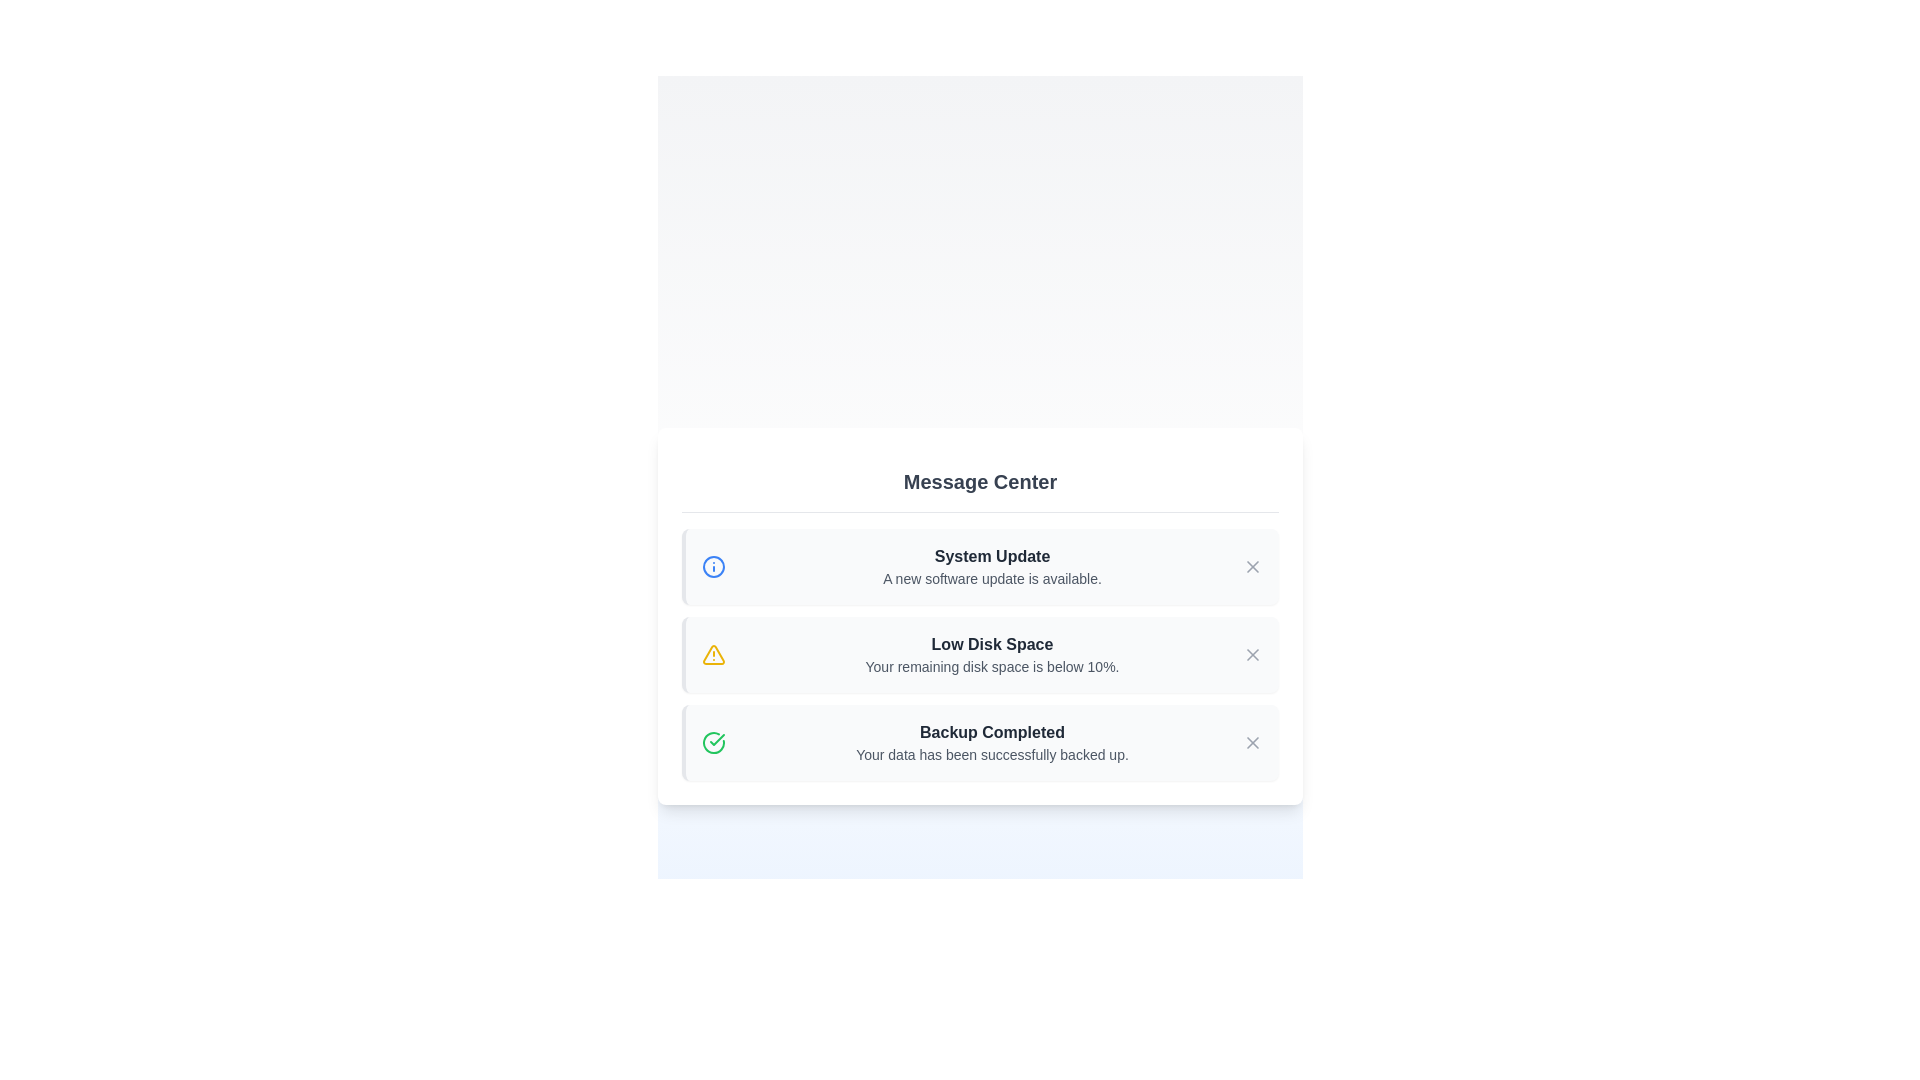  I want to click on the 'Backup Completed' status message, which is styled in bold dark gray and located below the 'Low Disk Space' message, so click(992, 732).